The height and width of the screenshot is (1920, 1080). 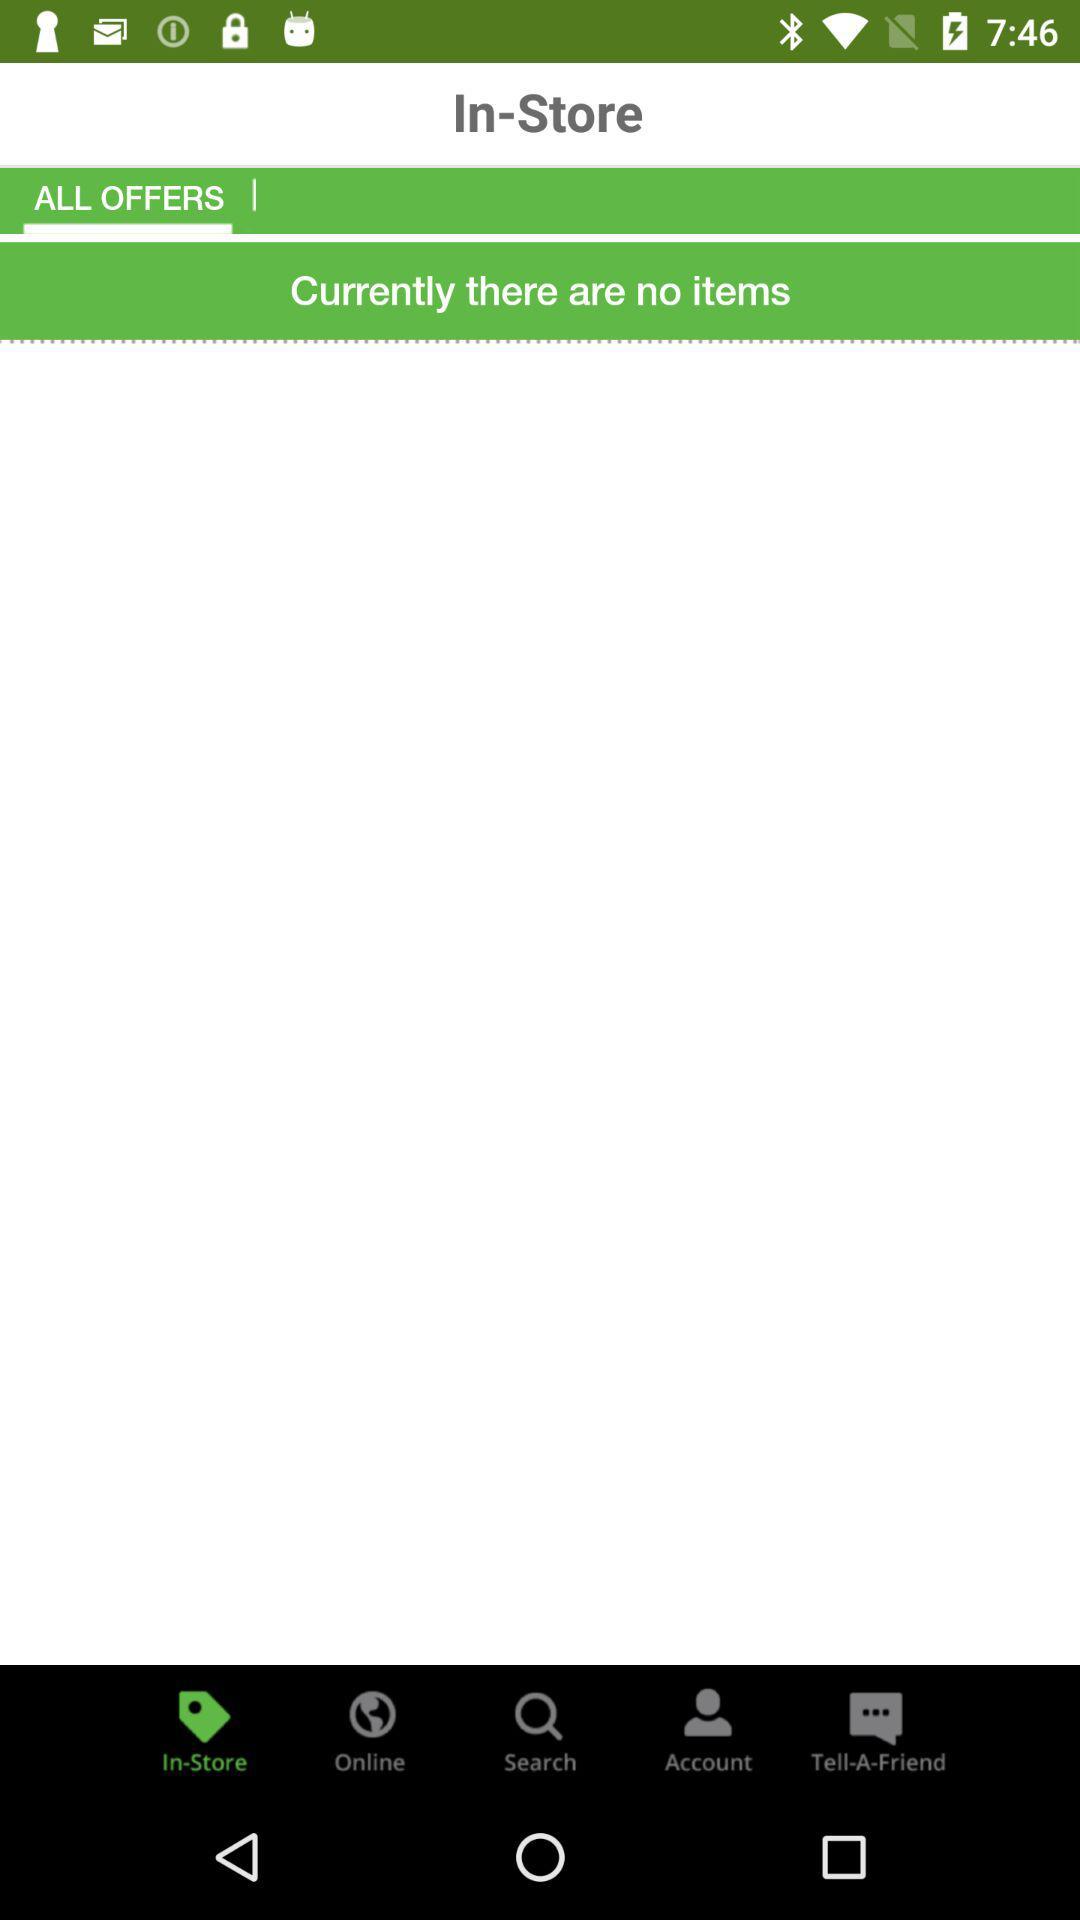 I want to click on in store, so click(x=204, y=1728).